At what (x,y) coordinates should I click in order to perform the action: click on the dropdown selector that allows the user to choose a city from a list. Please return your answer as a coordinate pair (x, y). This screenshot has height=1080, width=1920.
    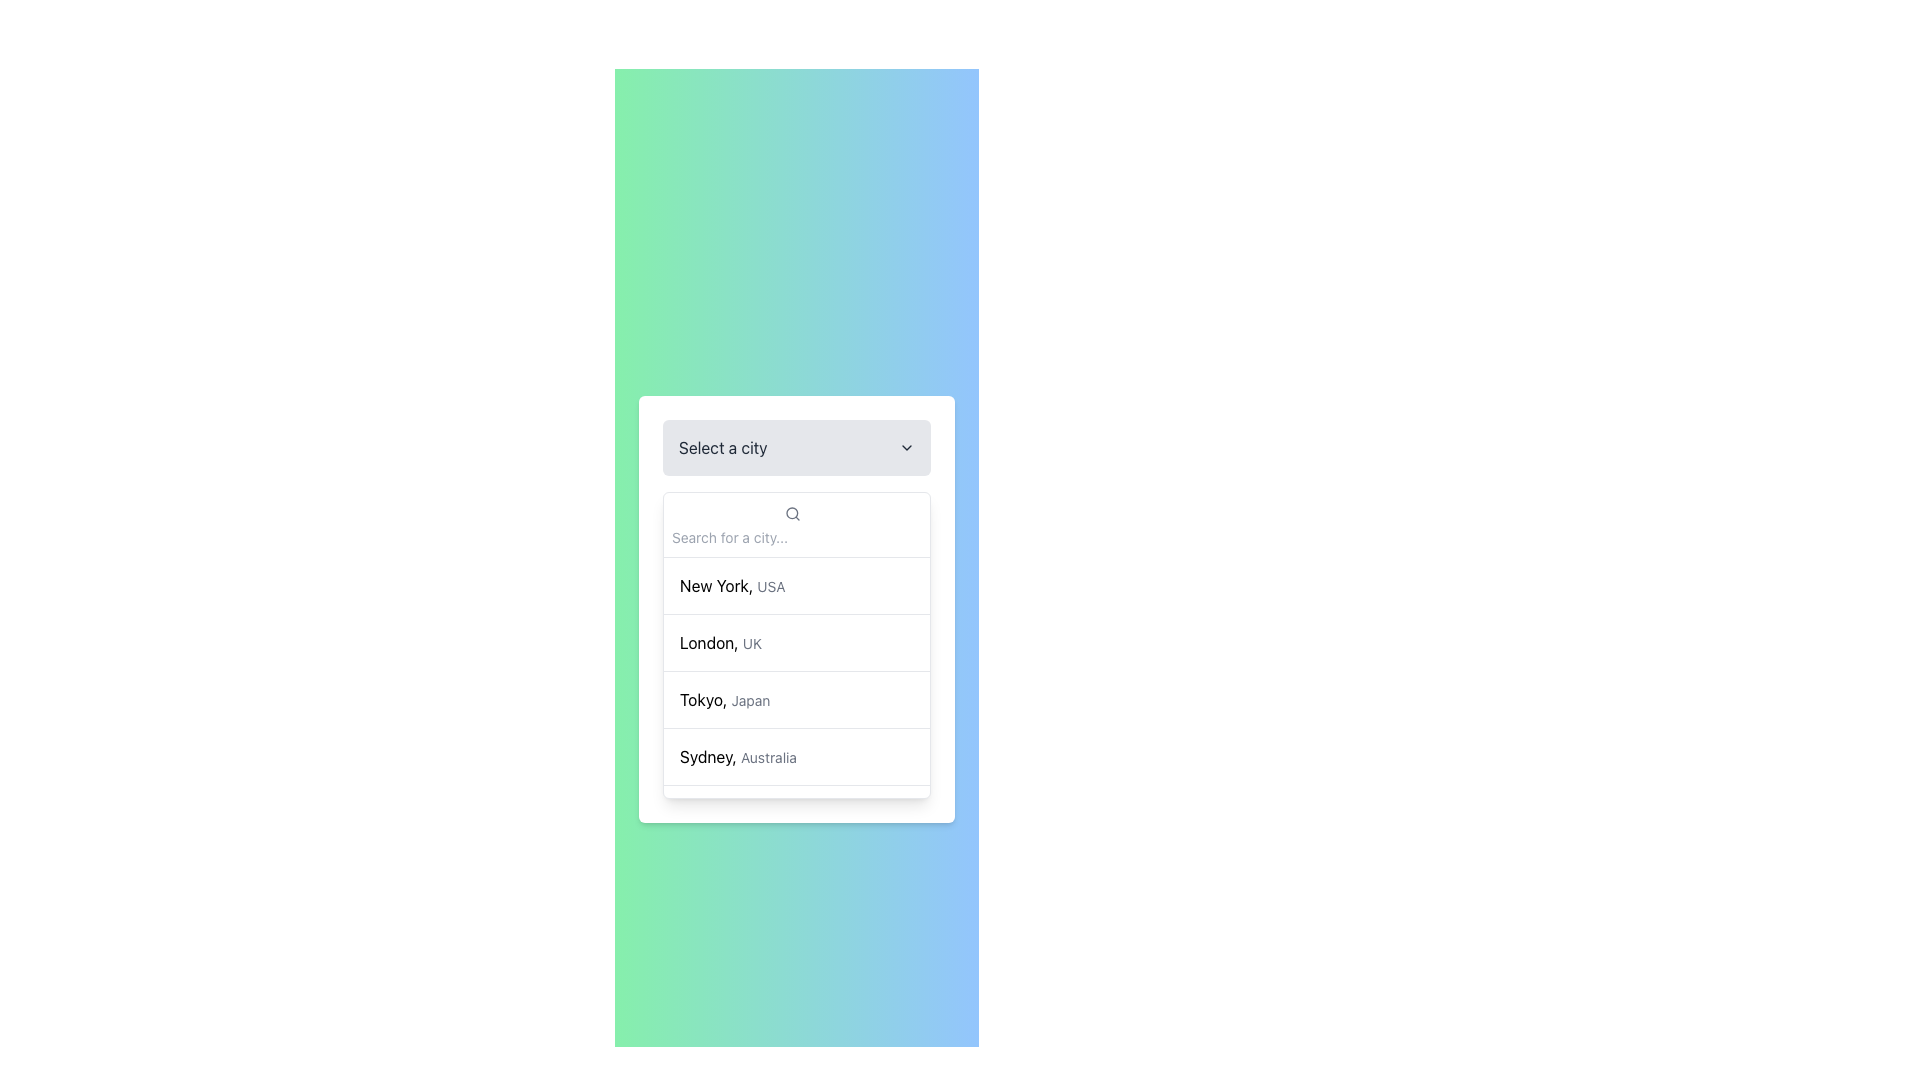
    Looking at the image, I should click on (795, 446).